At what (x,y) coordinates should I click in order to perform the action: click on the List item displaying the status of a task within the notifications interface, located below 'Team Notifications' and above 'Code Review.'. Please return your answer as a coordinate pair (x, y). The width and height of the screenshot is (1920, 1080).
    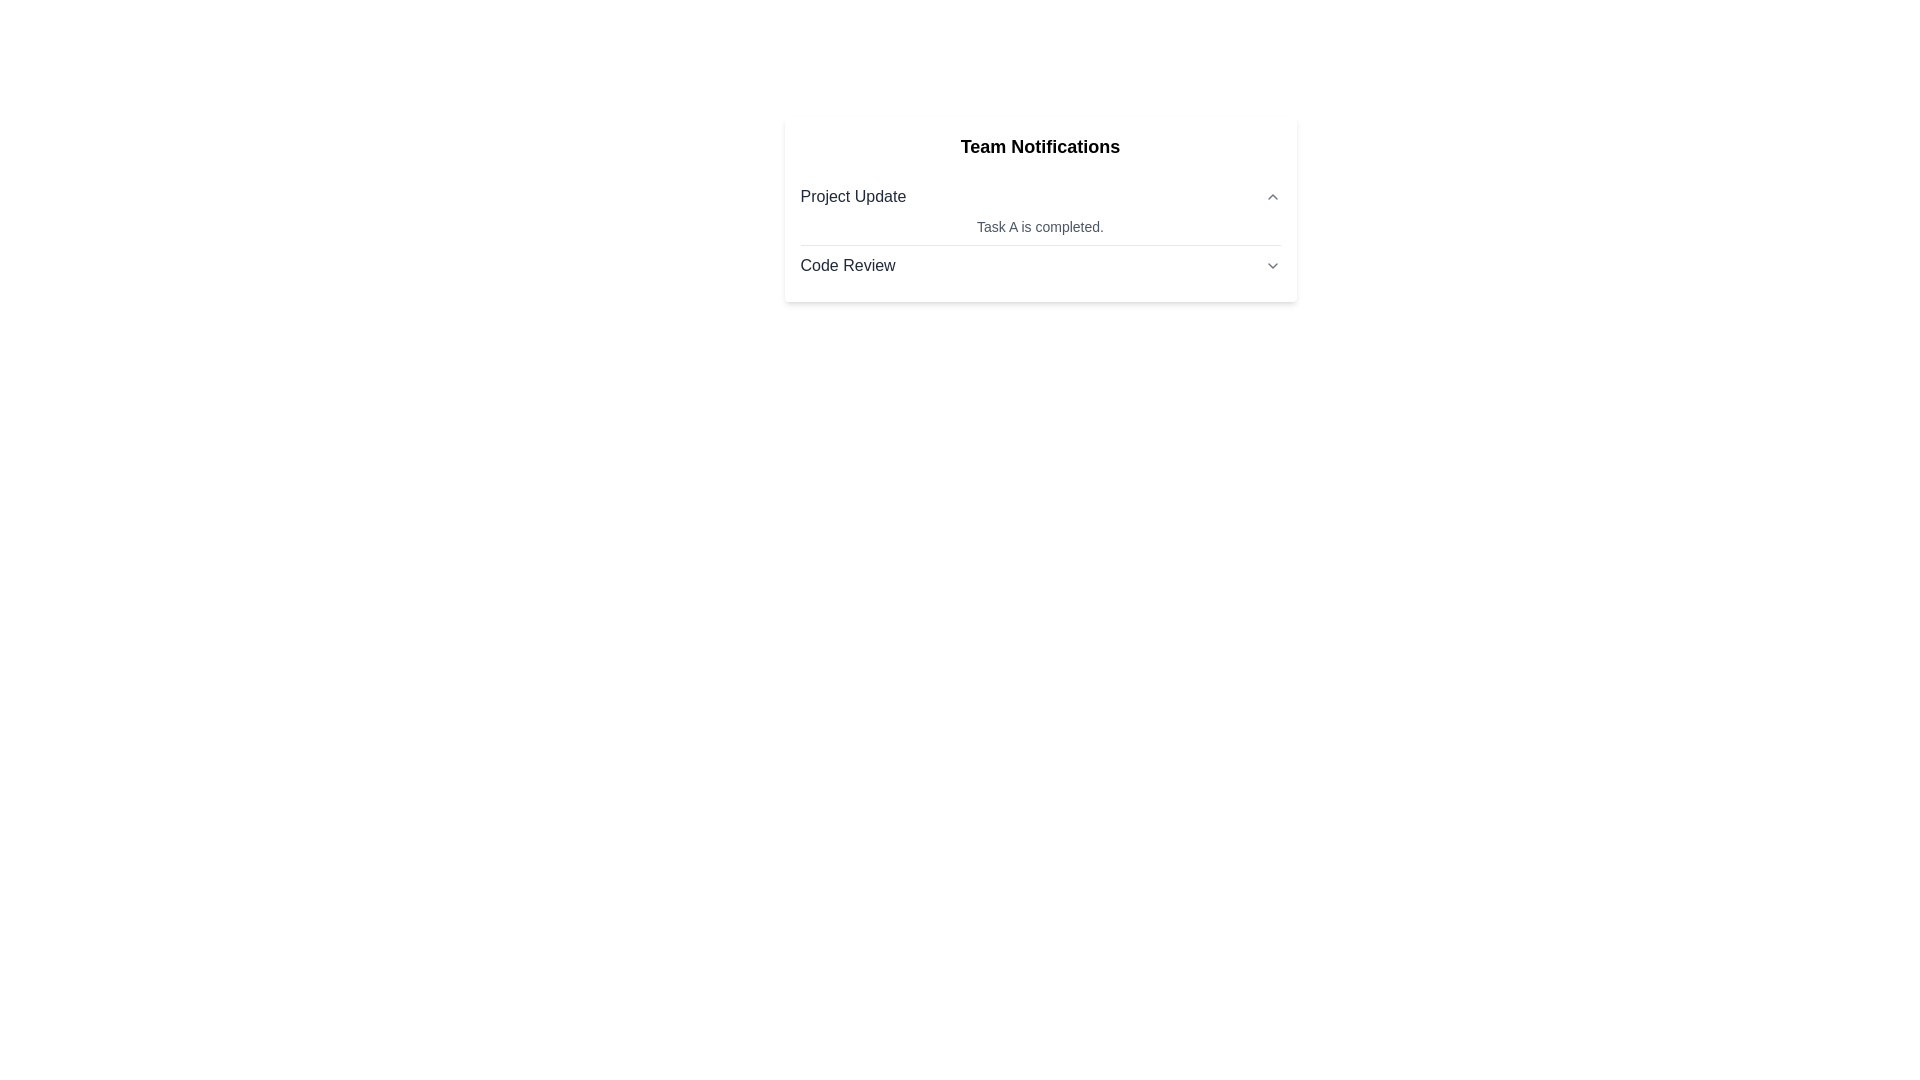
    Looking at the image, I should click on (1040, 230).